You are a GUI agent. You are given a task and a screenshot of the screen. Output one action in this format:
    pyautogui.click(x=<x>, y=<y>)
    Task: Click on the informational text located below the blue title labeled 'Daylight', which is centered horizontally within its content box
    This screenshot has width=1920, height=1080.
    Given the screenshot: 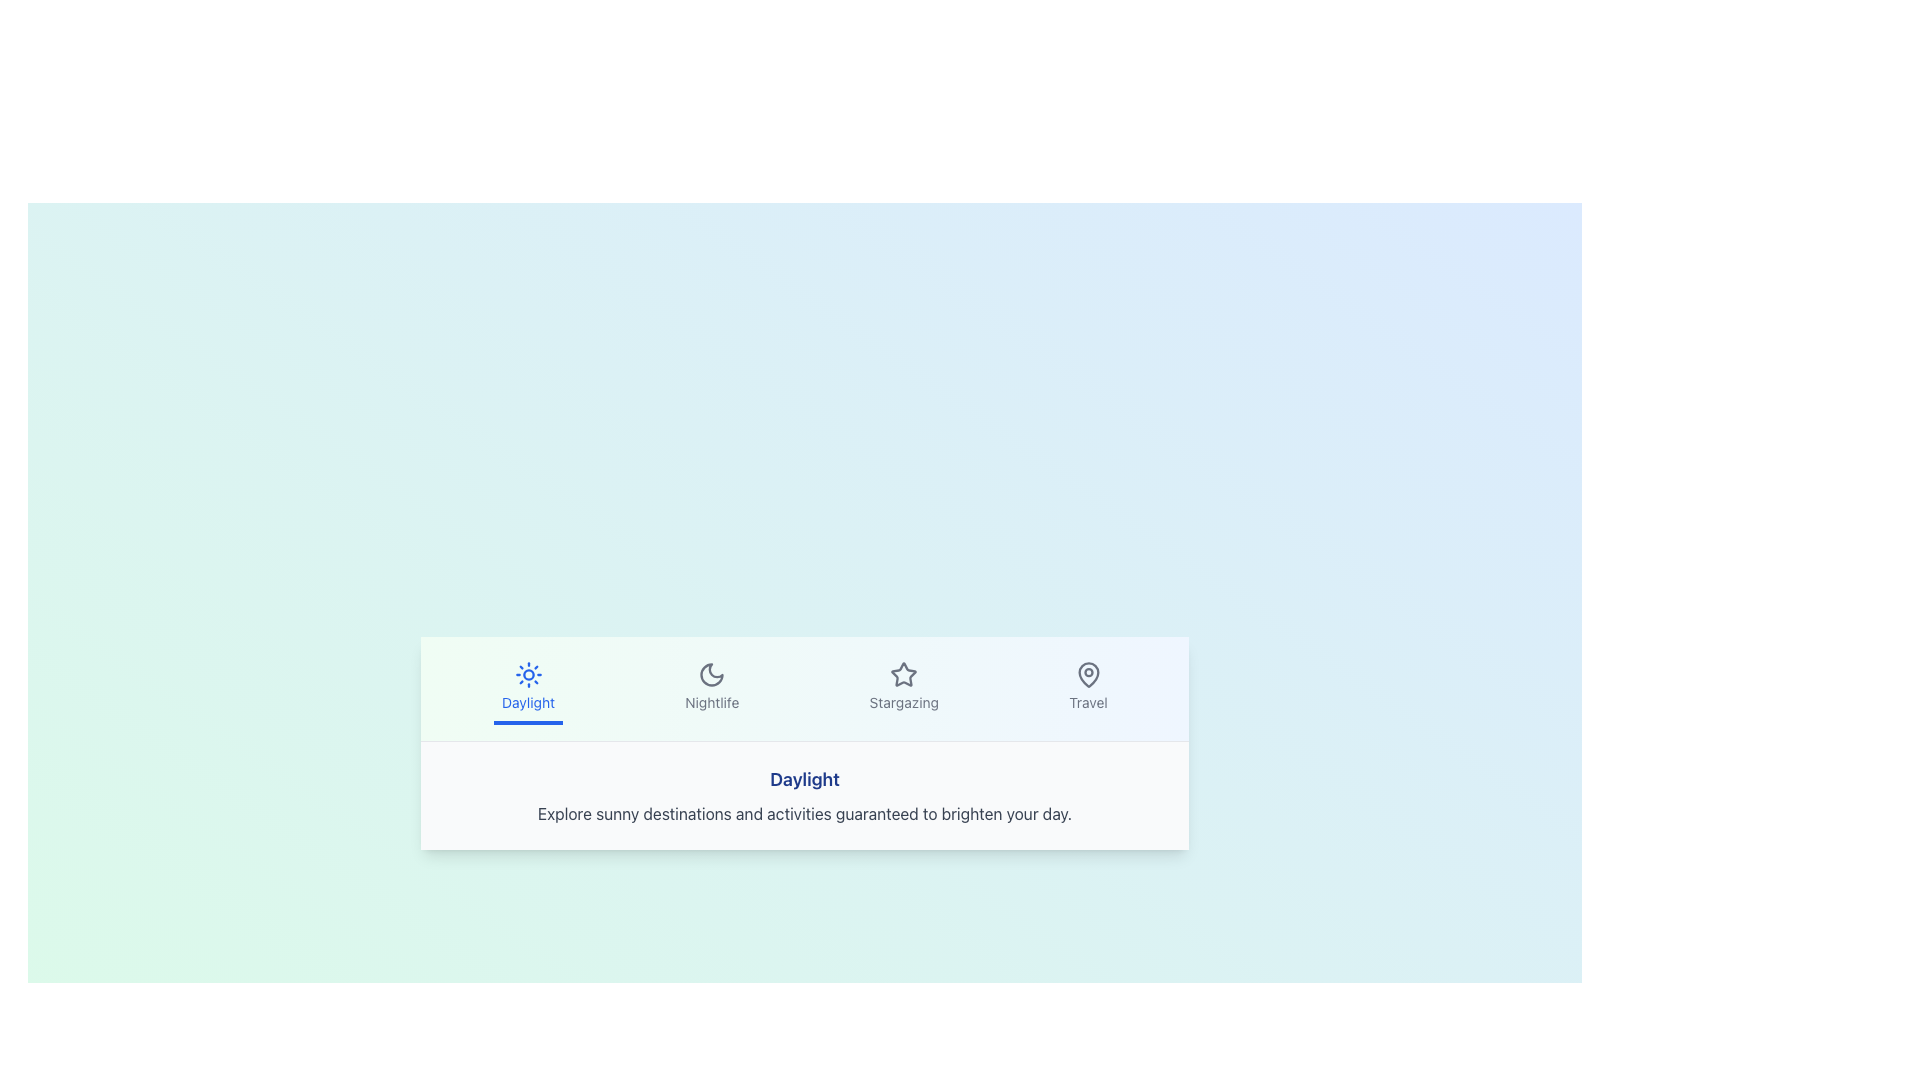 What is the action you would take?
    pyautogui.click(x=805, y=813)
    